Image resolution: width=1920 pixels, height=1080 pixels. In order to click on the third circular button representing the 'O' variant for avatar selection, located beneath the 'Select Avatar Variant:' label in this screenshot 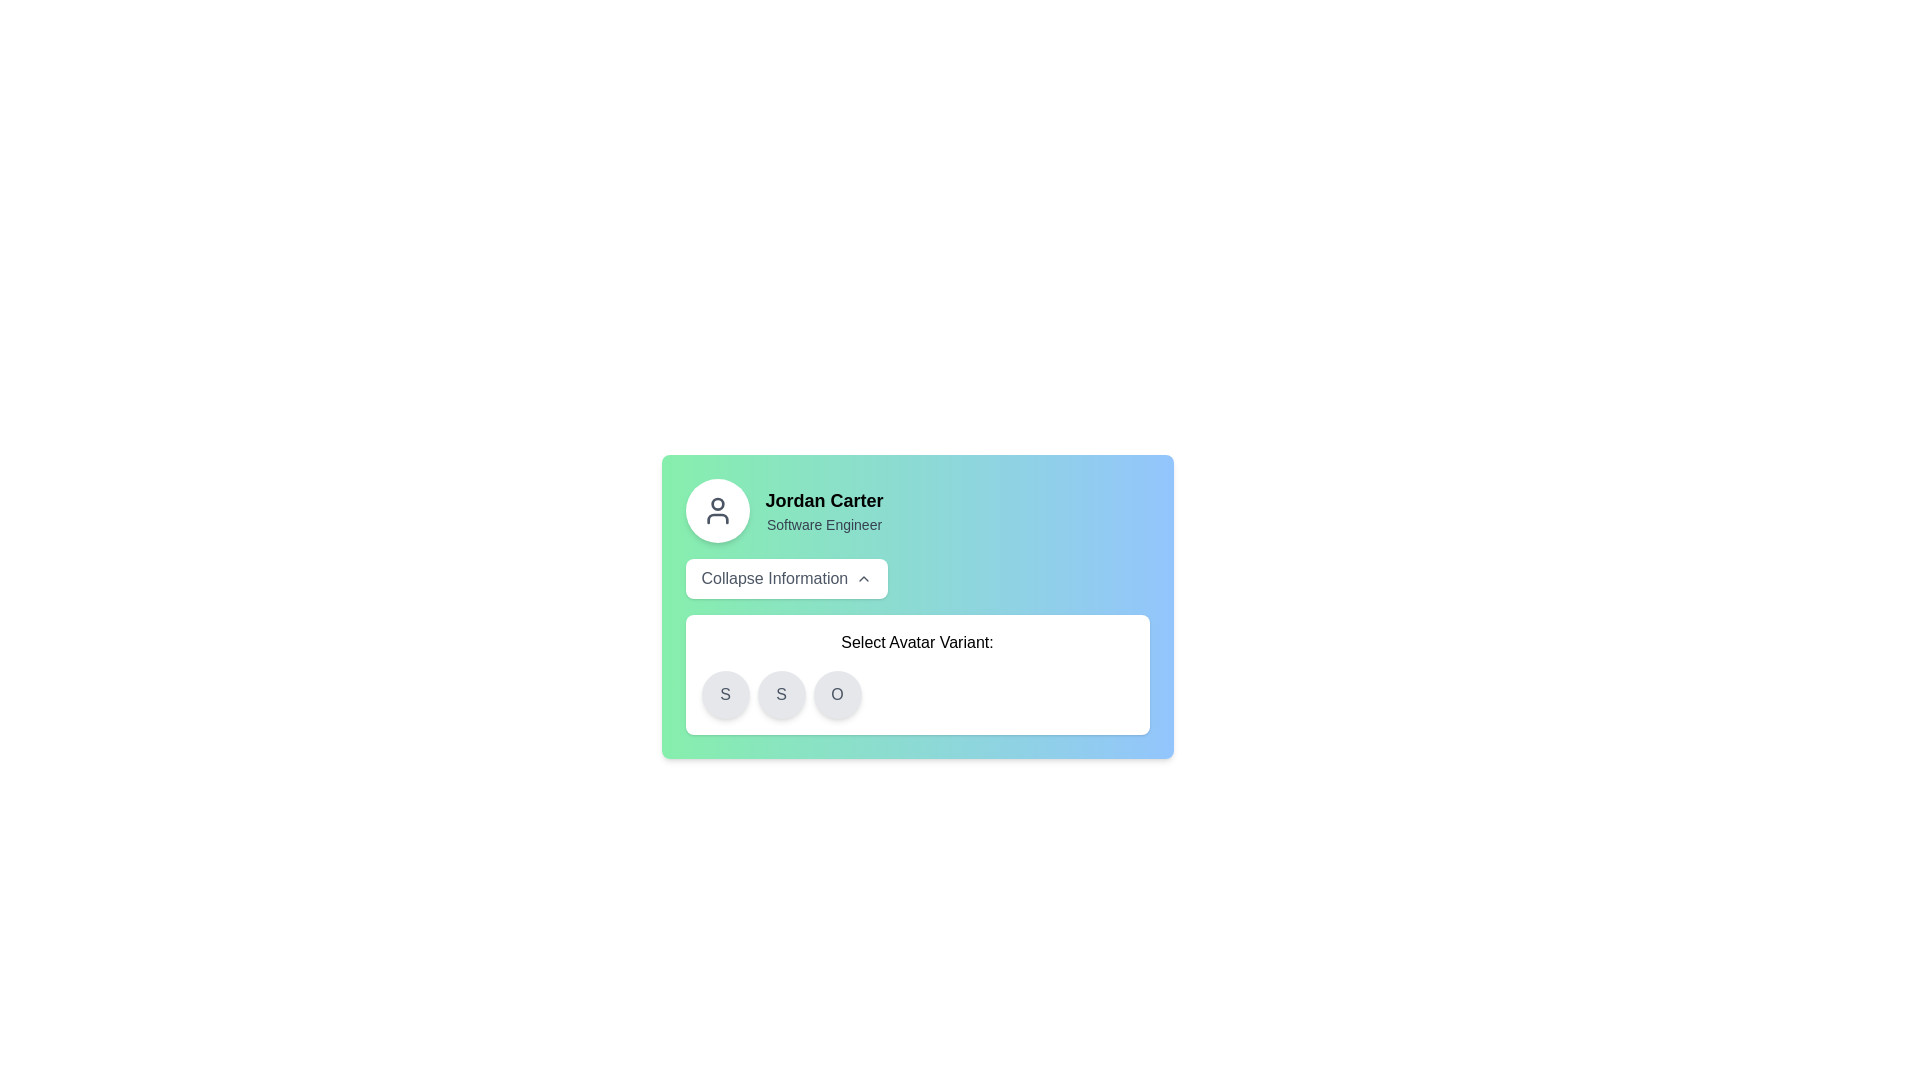, I will do `click(837, 693)`.